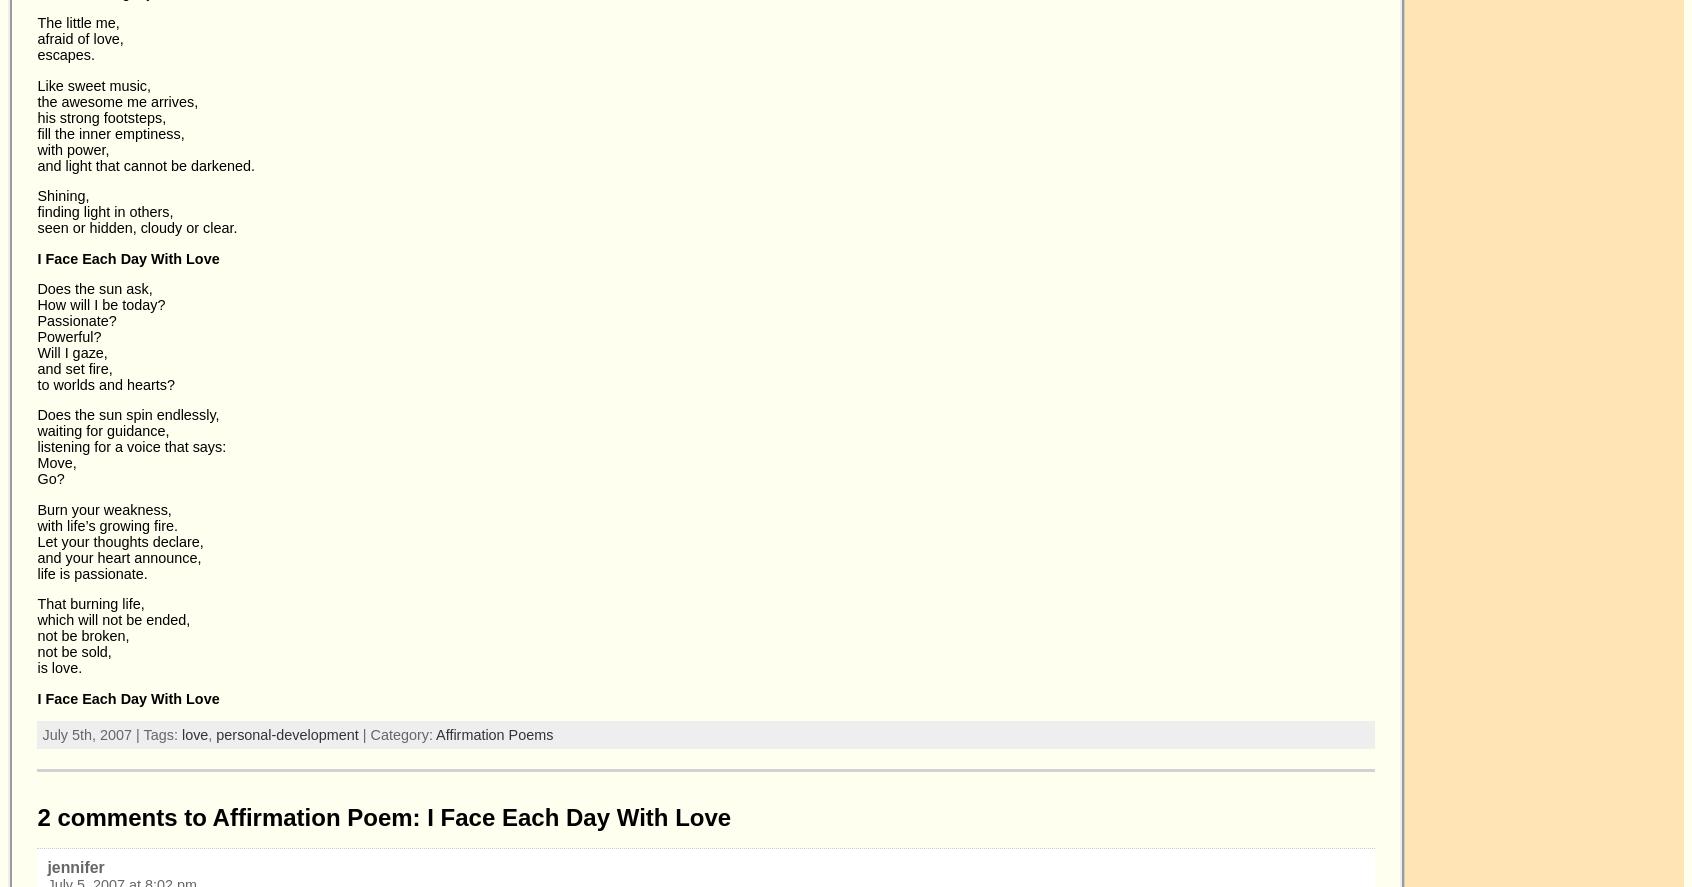 This screenshot has width=1692, height=887. I want to click on 'and set fire,', so click(36, 367).